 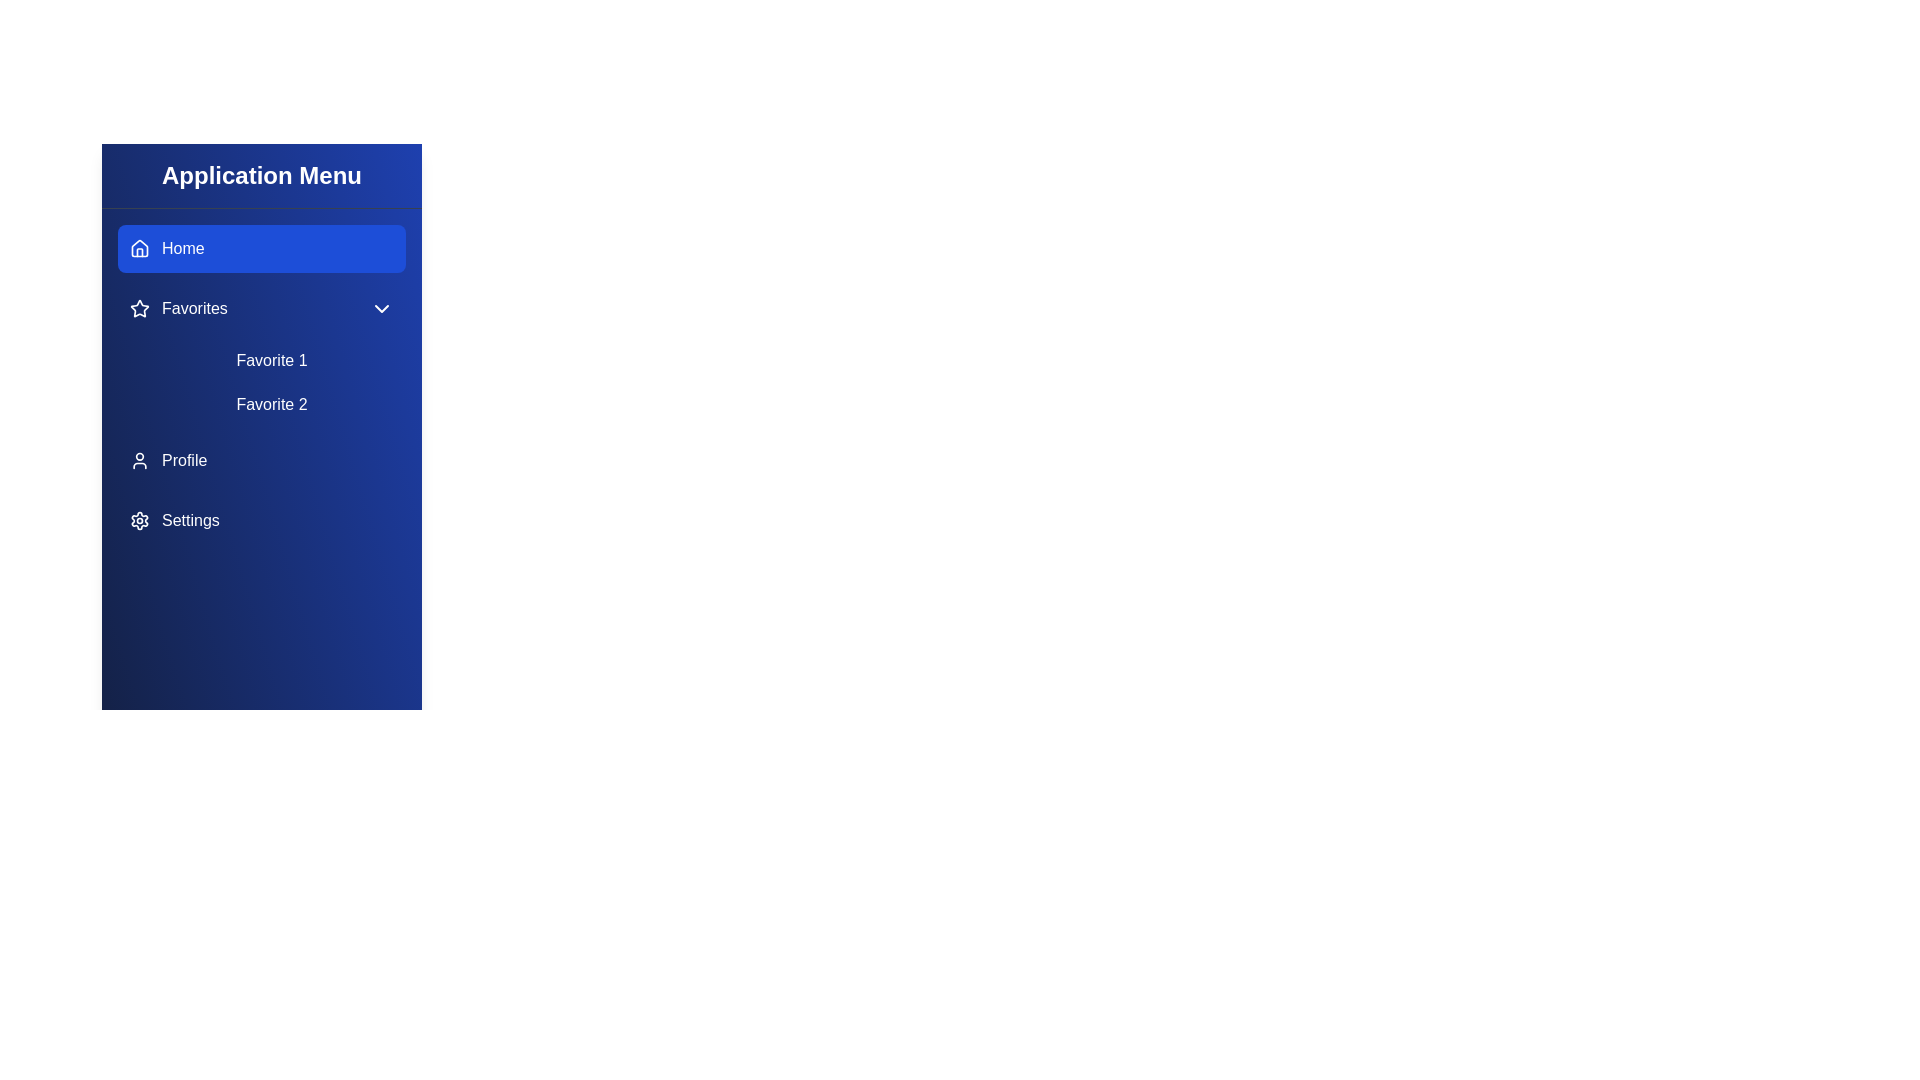 I want to click on the Chevron Down icon located to the far right of the 'Favorites' label in the navigation menu to activate it, so click(x=382, y=308).